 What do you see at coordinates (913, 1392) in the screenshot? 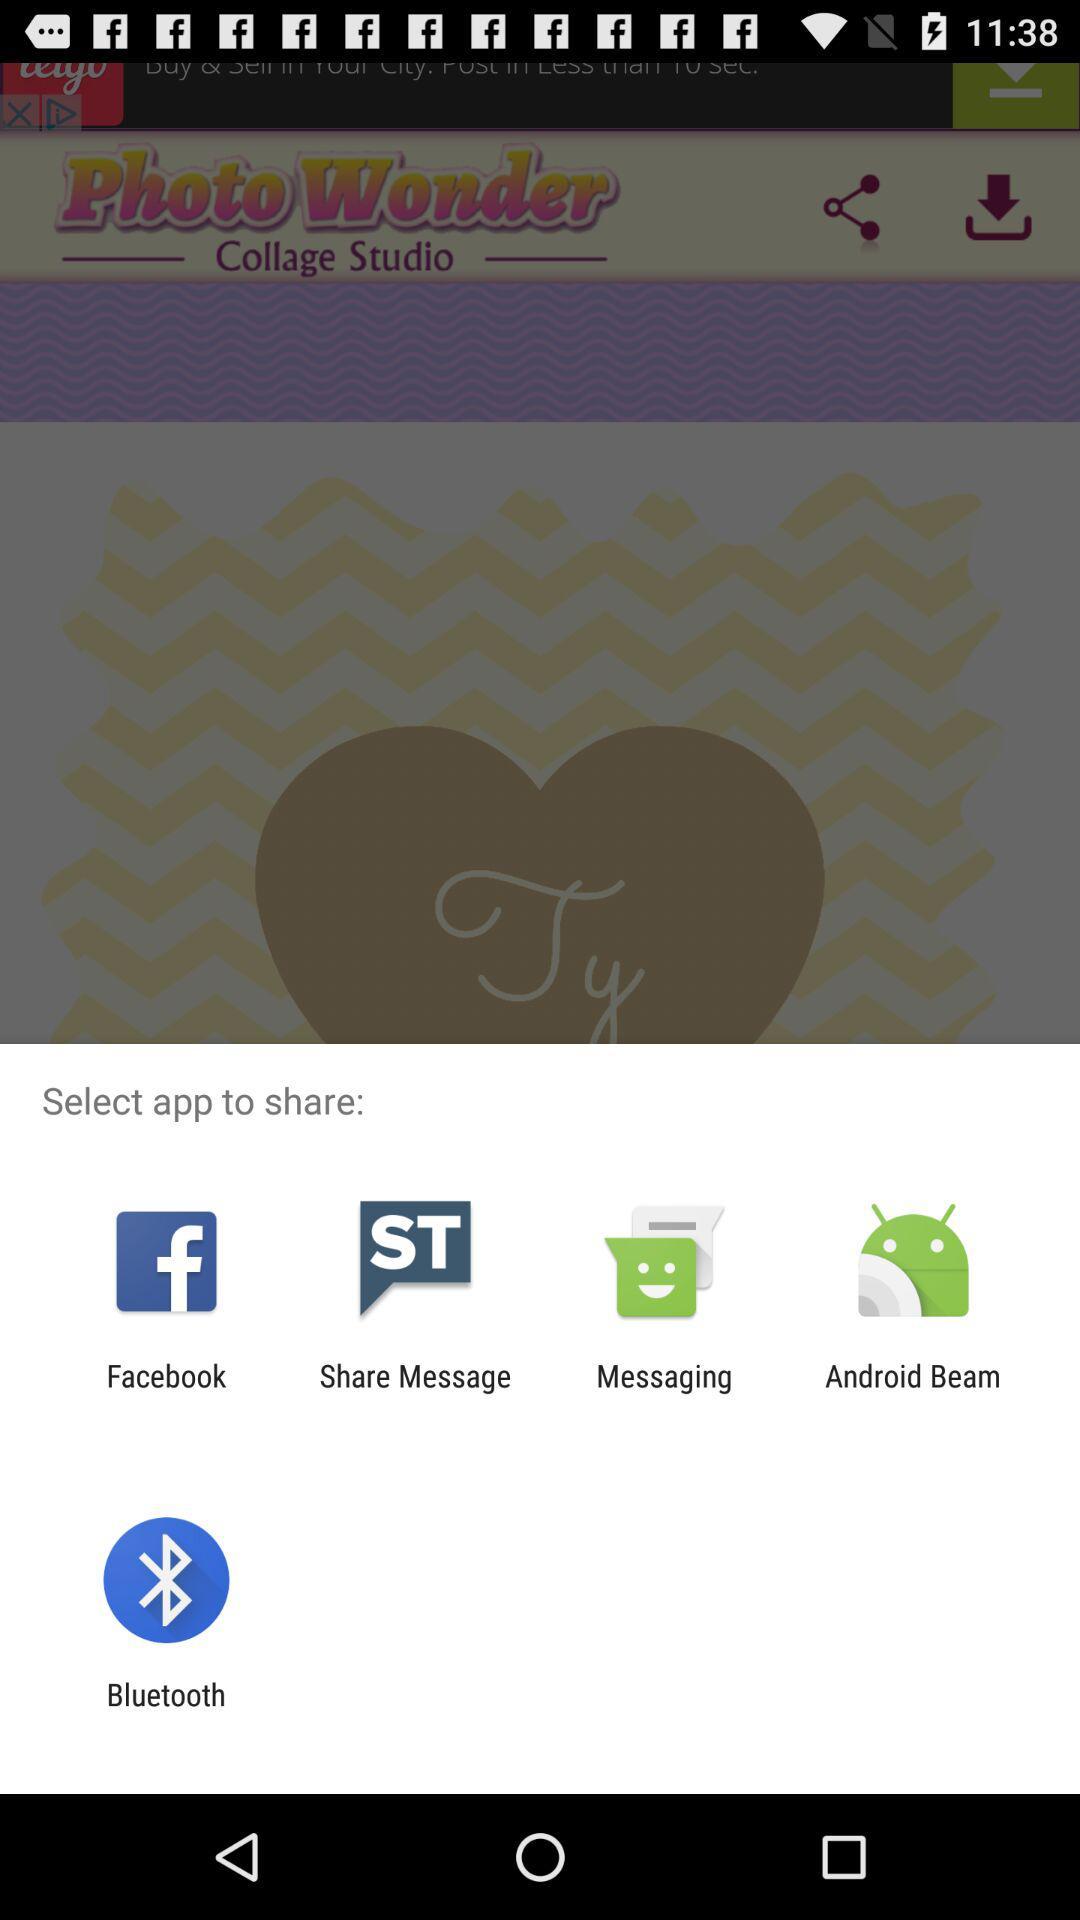
I see `the item next to messaging item` at bounding box center [913, 1392].